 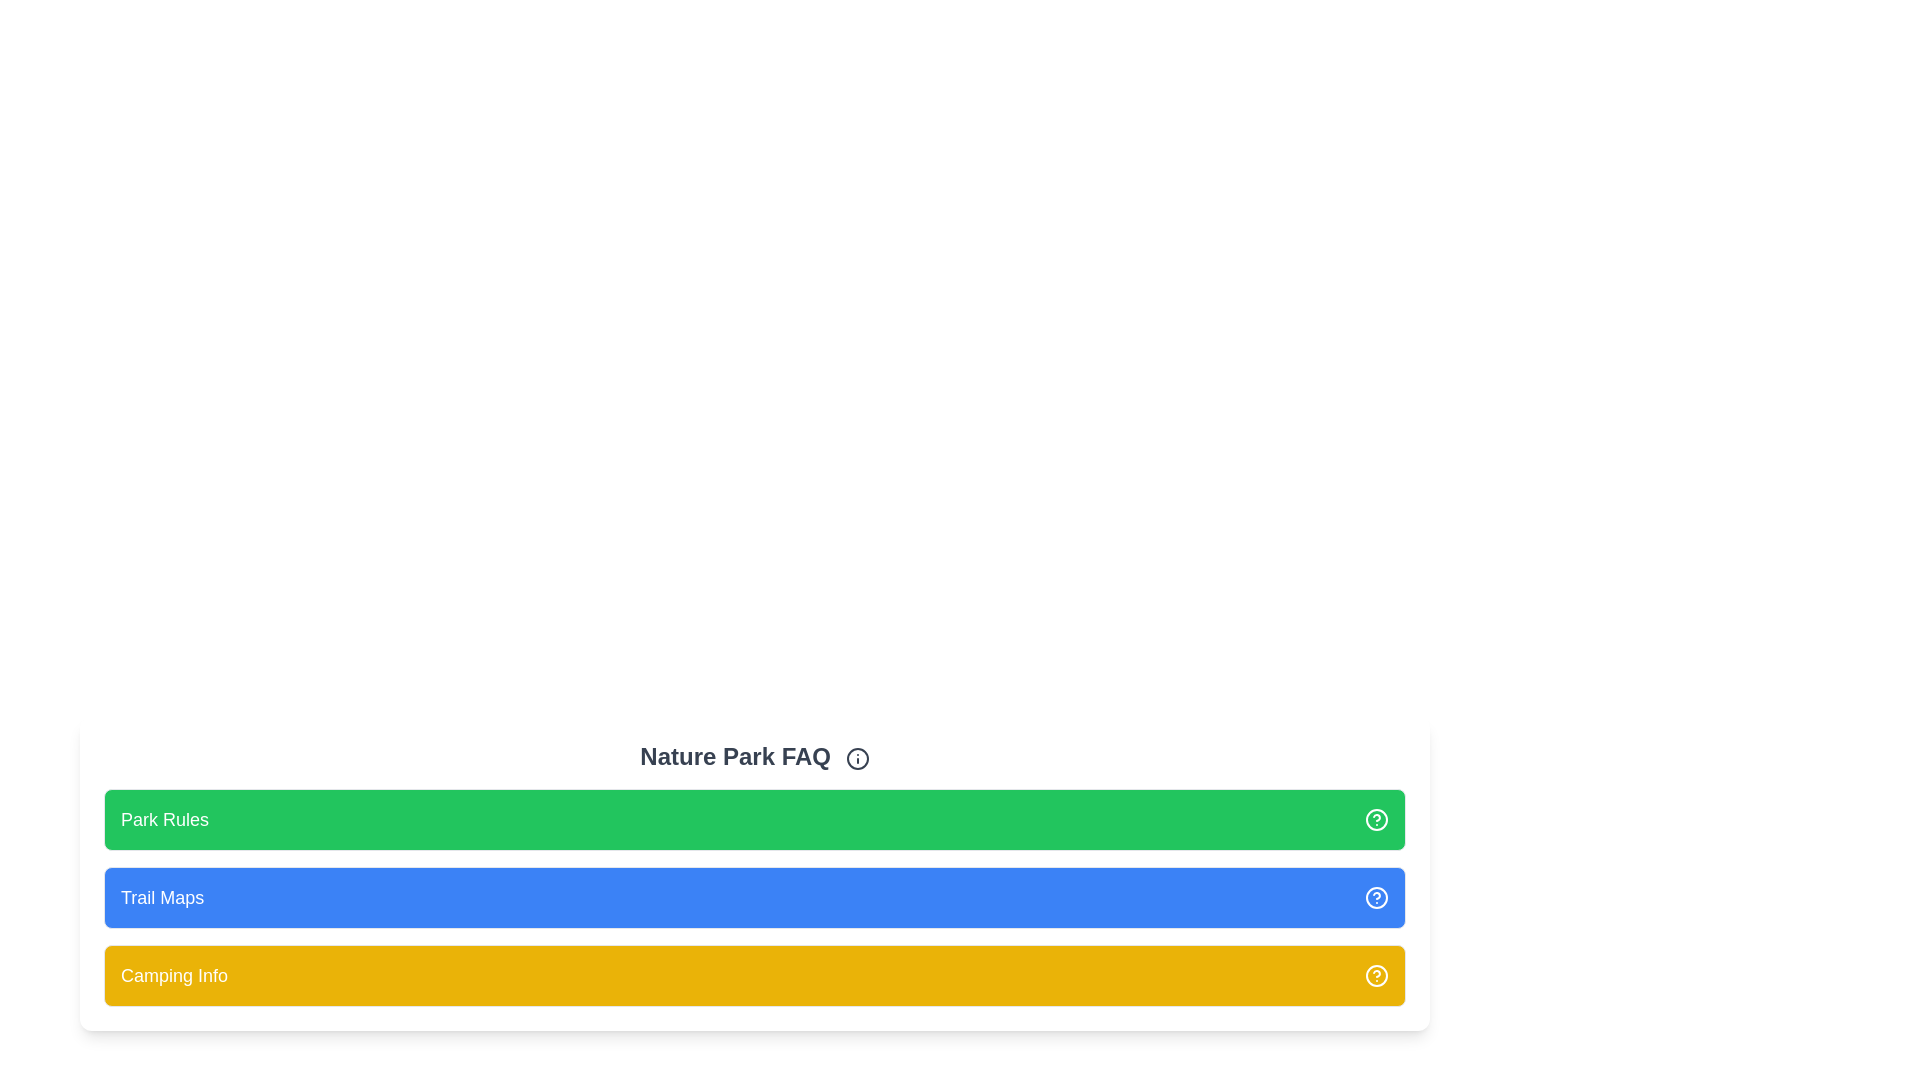 What do you see at coordinates (1376, 897) in the screenshot?
I see `the help icon located at the far-right side of the blue-colored bar labeled 'Trail Maps', which provides additional information related to the topic` at bounding box center [1376, 897].